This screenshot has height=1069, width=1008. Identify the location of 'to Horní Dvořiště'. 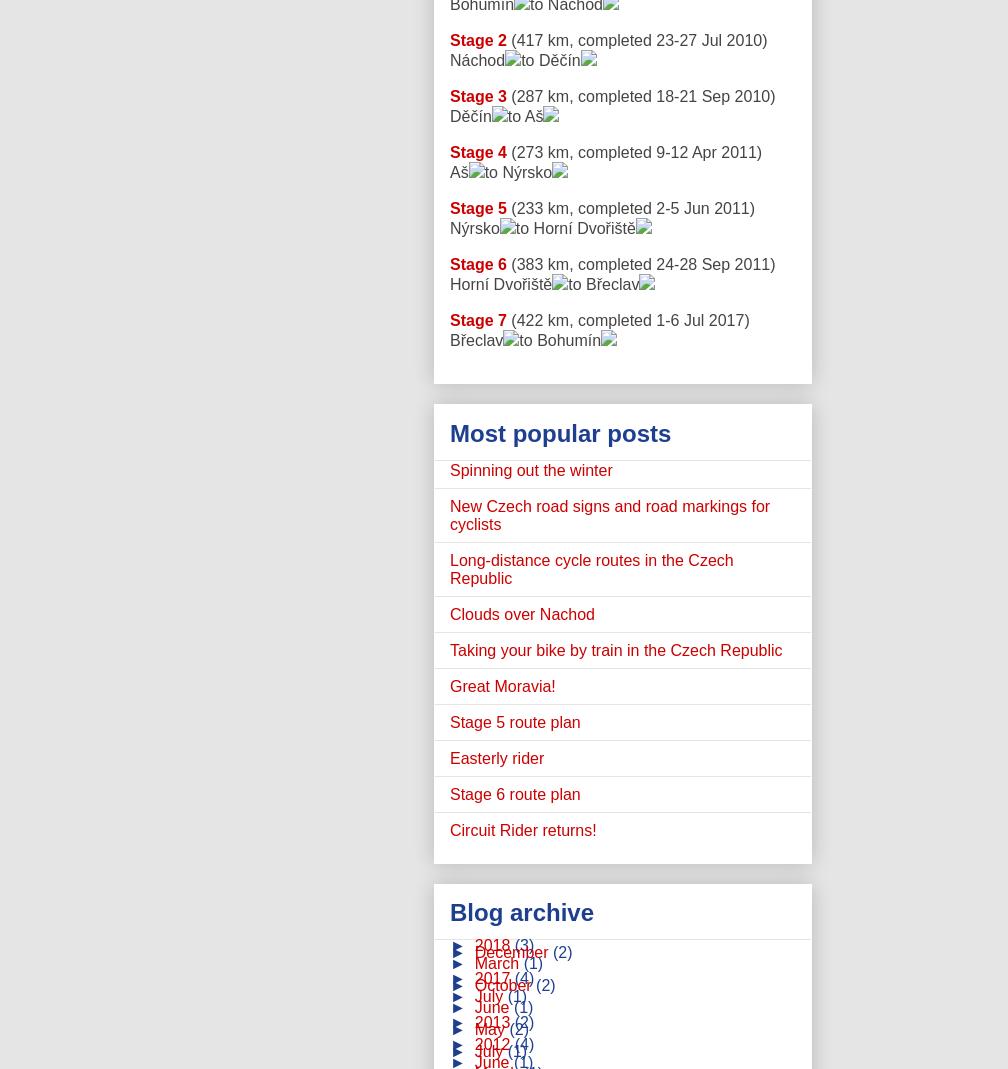
(514, 227).